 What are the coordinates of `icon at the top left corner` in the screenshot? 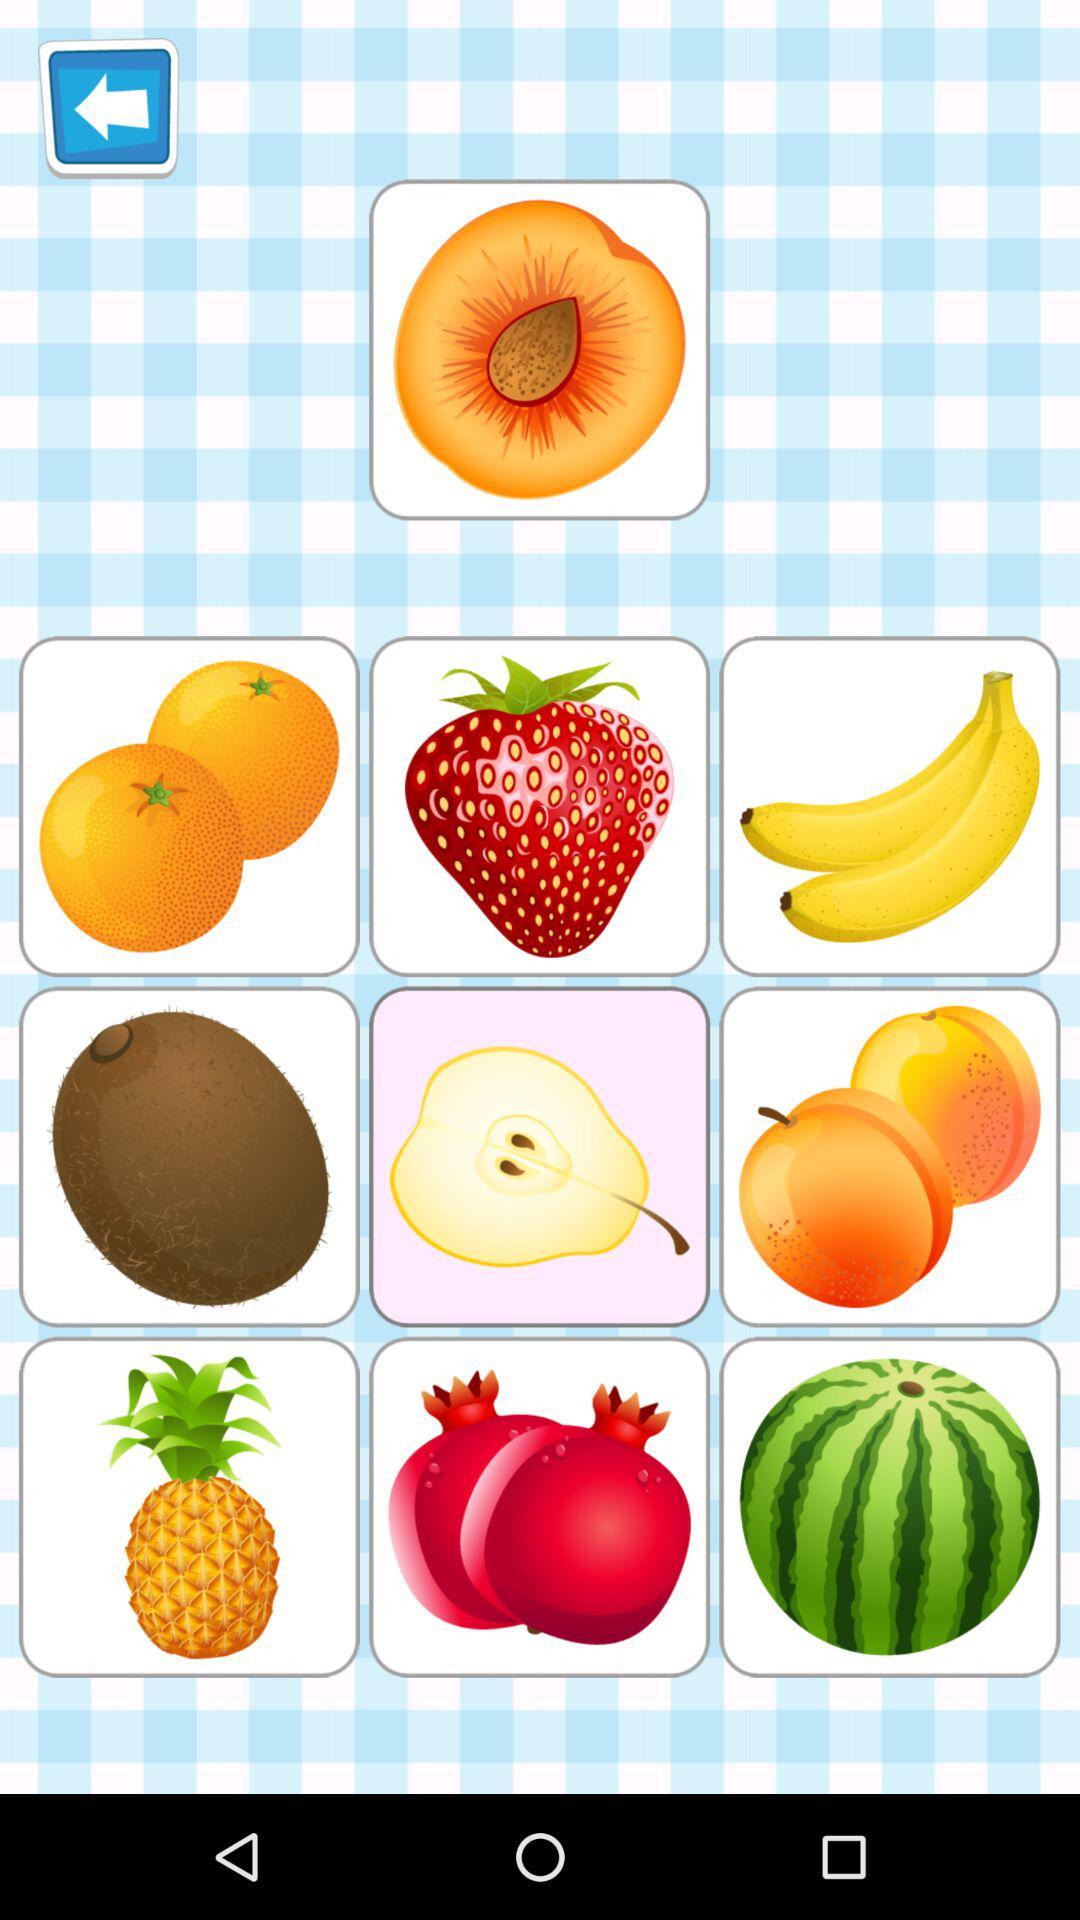 It's located at (108, 107).